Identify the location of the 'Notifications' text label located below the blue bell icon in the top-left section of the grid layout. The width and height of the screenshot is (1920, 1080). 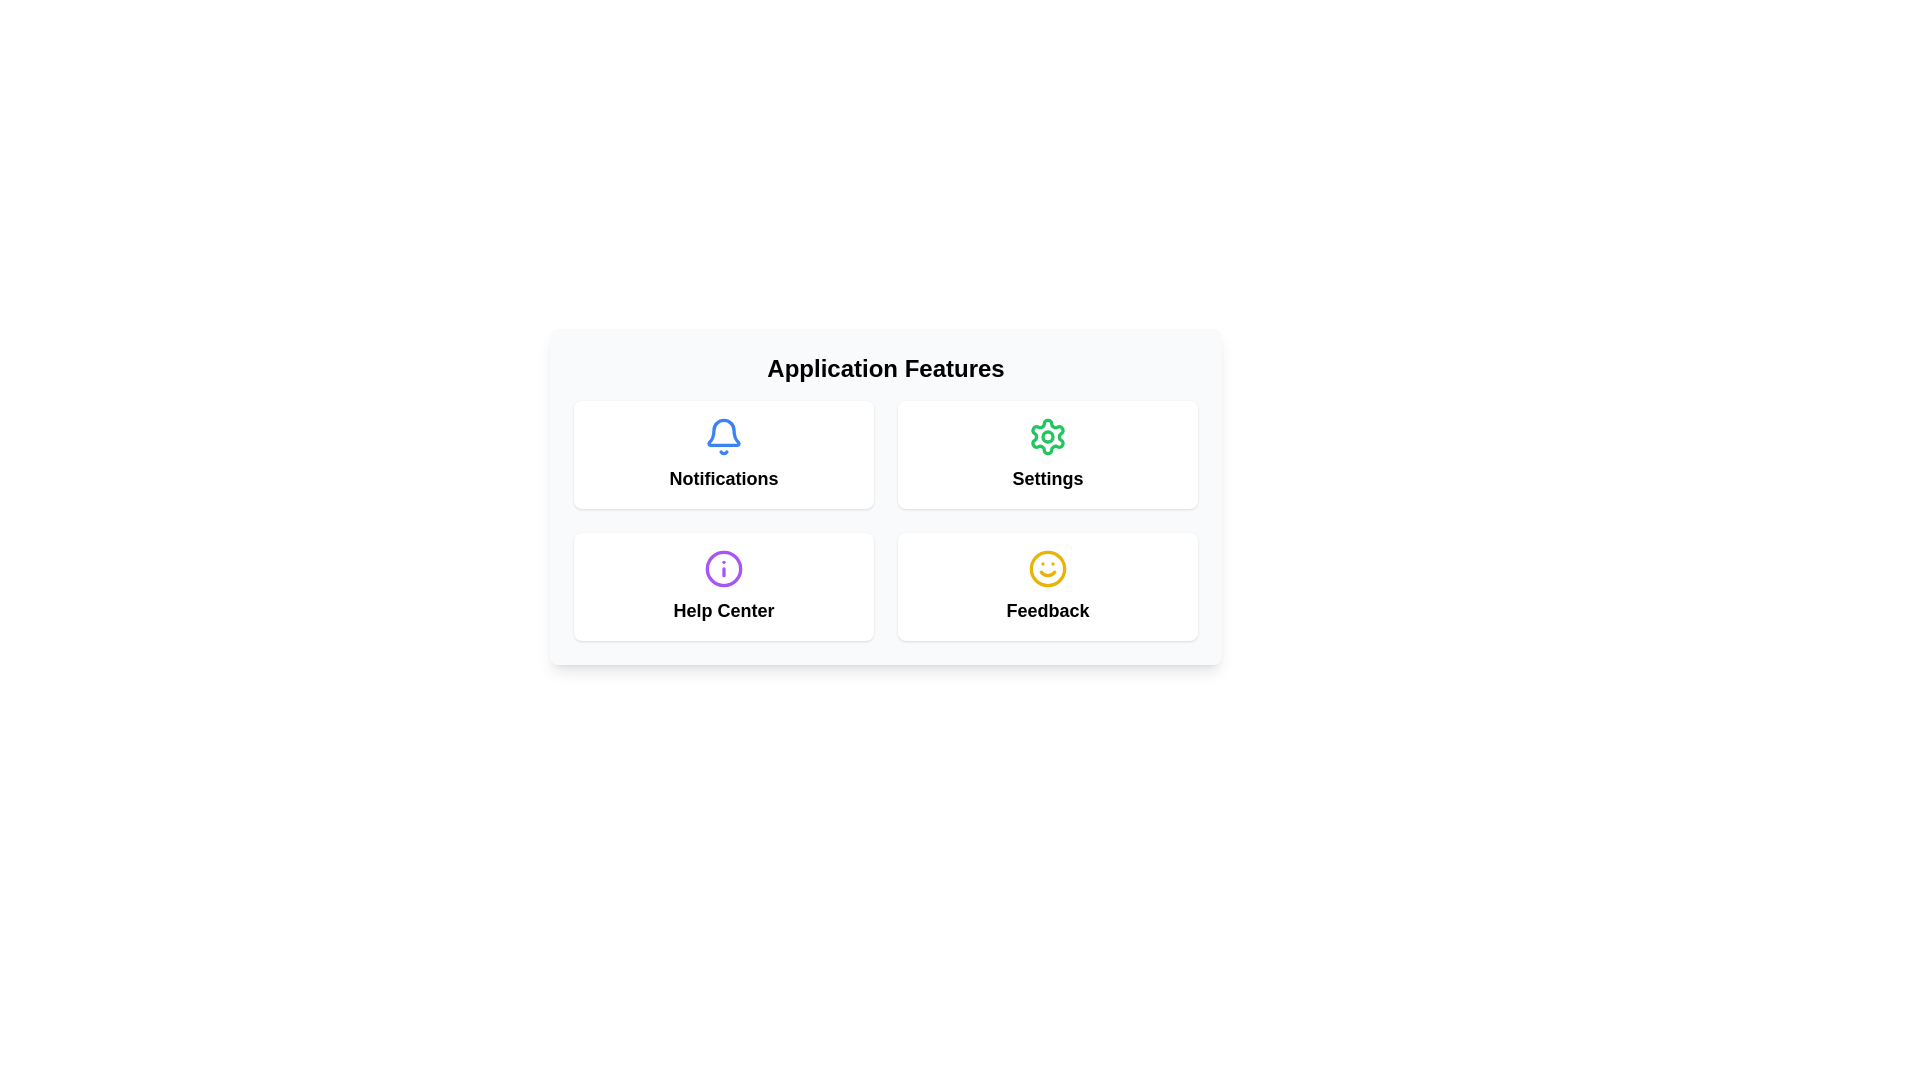
(723, 478).